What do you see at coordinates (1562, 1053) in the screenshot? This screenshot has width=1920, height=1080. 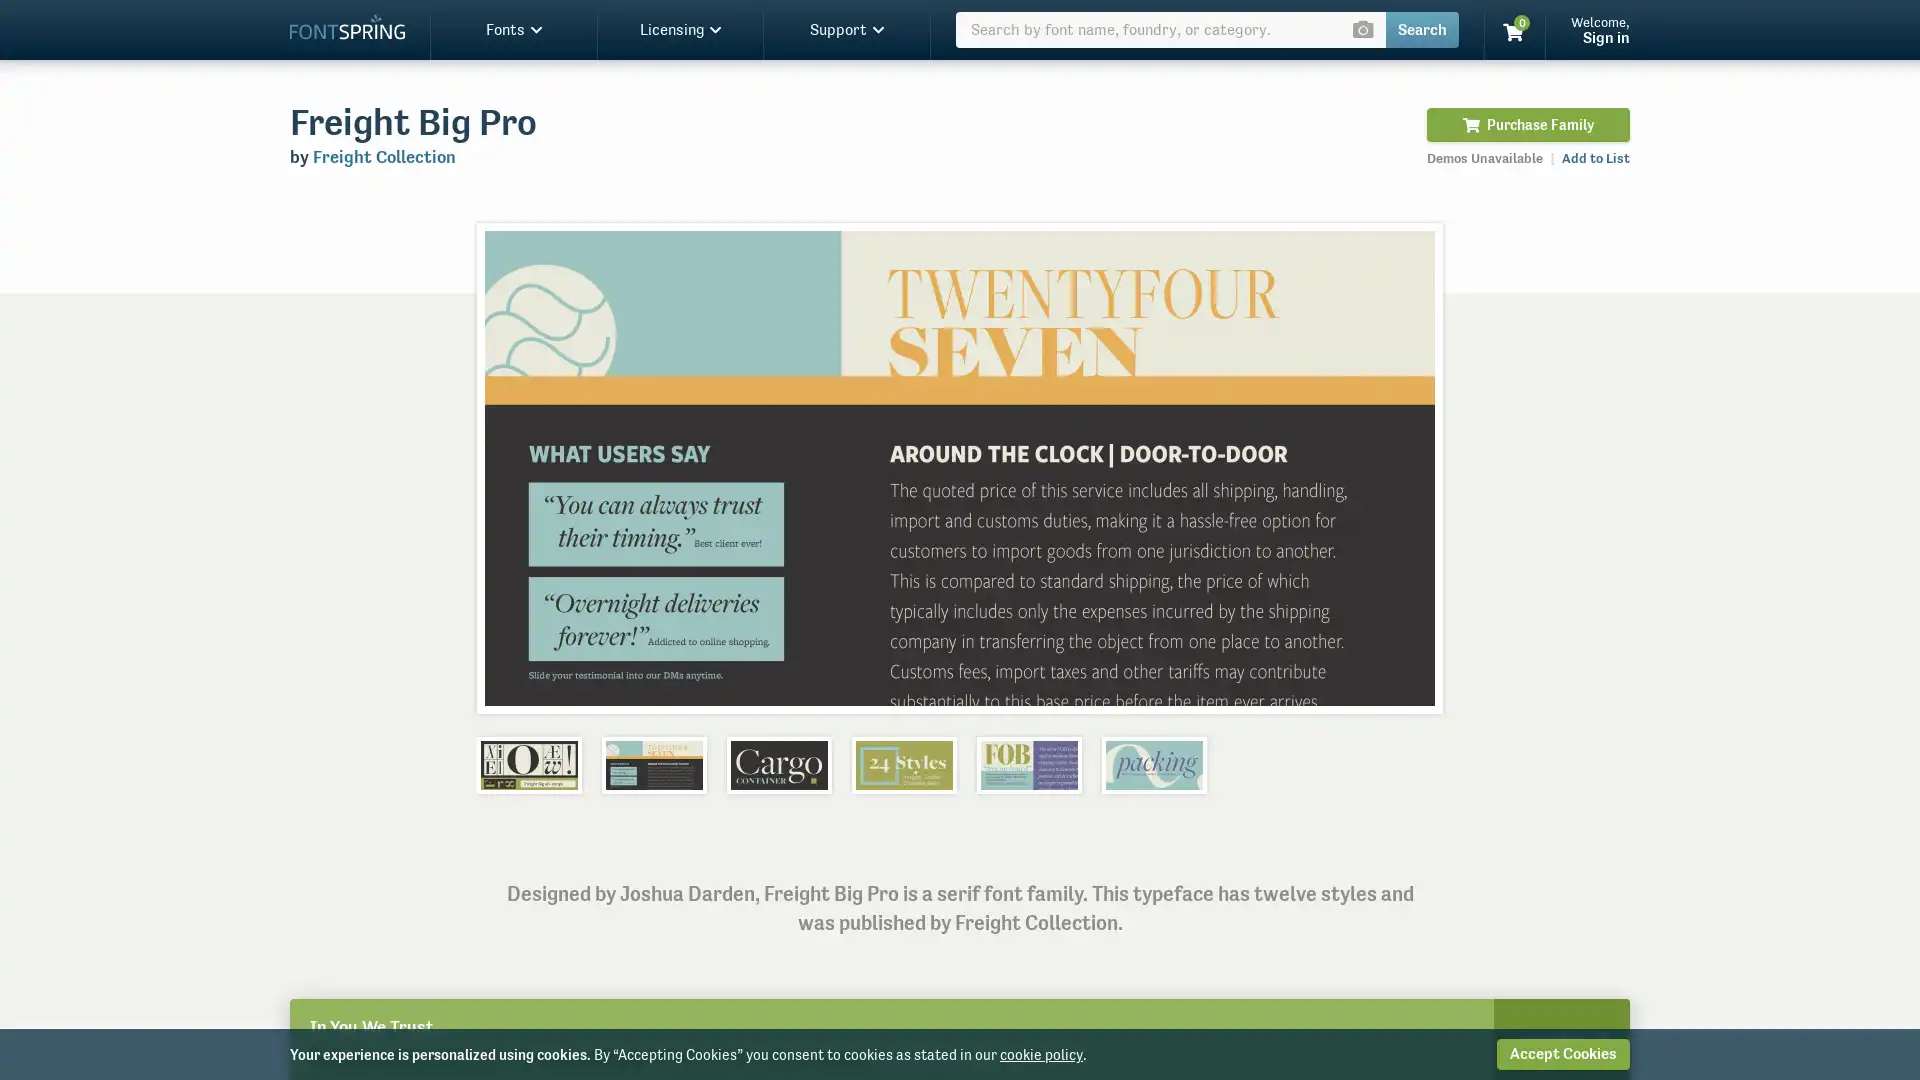 I see `Accept Cookies` at bounding box center [1562, 1053].